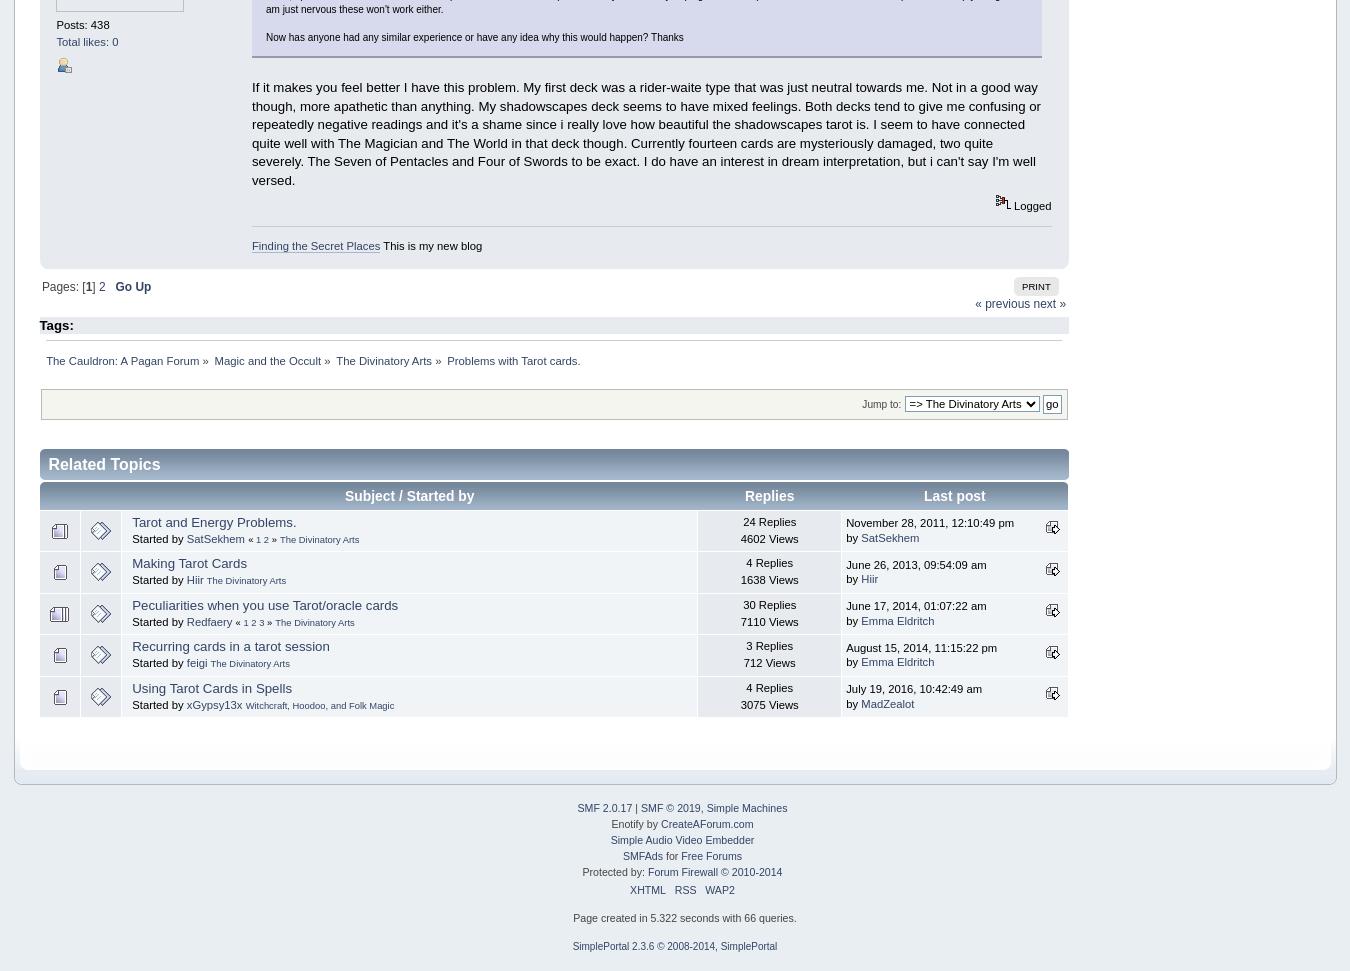  I want to click on 'June 26, 2013, 09:54:09 am', so click(846, 563).